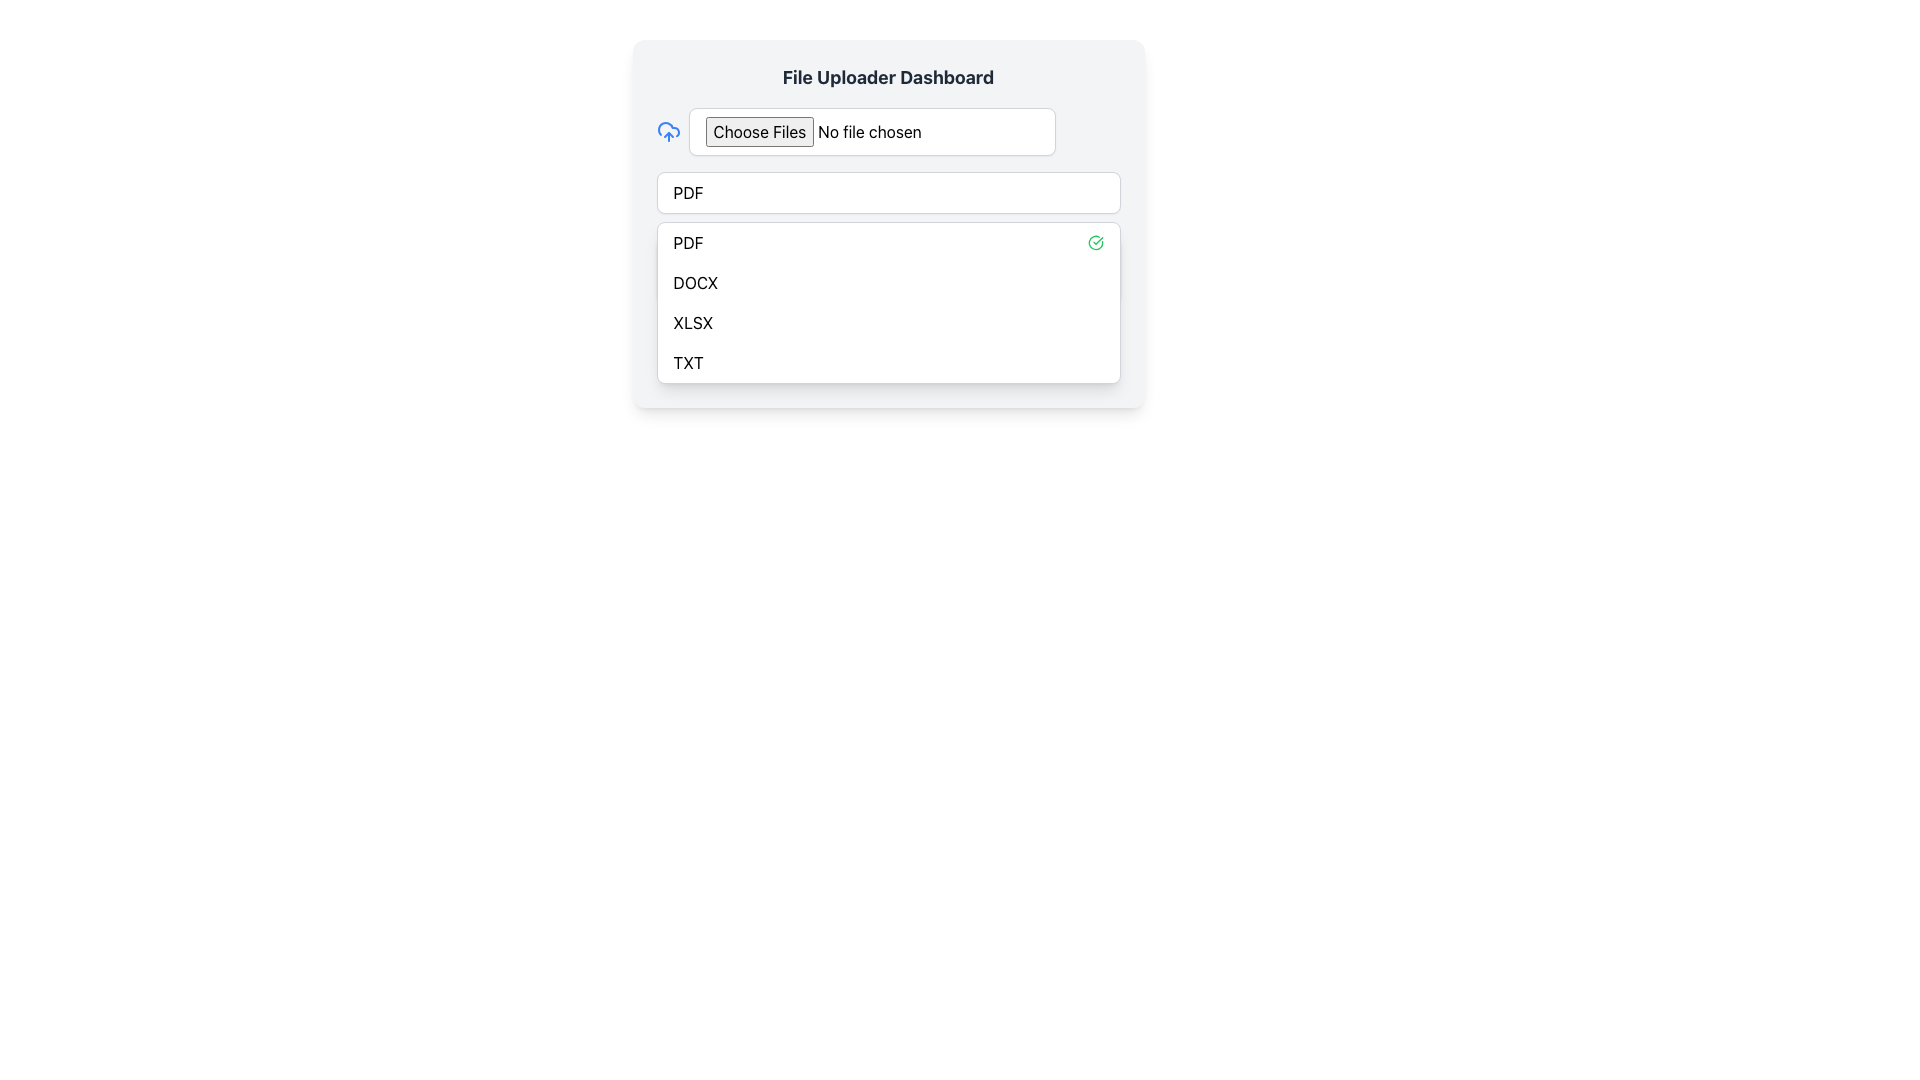 This screenshot has height=1080, width=1920. I want to click on the file selector input within the 'File Uploader Dashboard' panel to upload files, so click(887, 223).